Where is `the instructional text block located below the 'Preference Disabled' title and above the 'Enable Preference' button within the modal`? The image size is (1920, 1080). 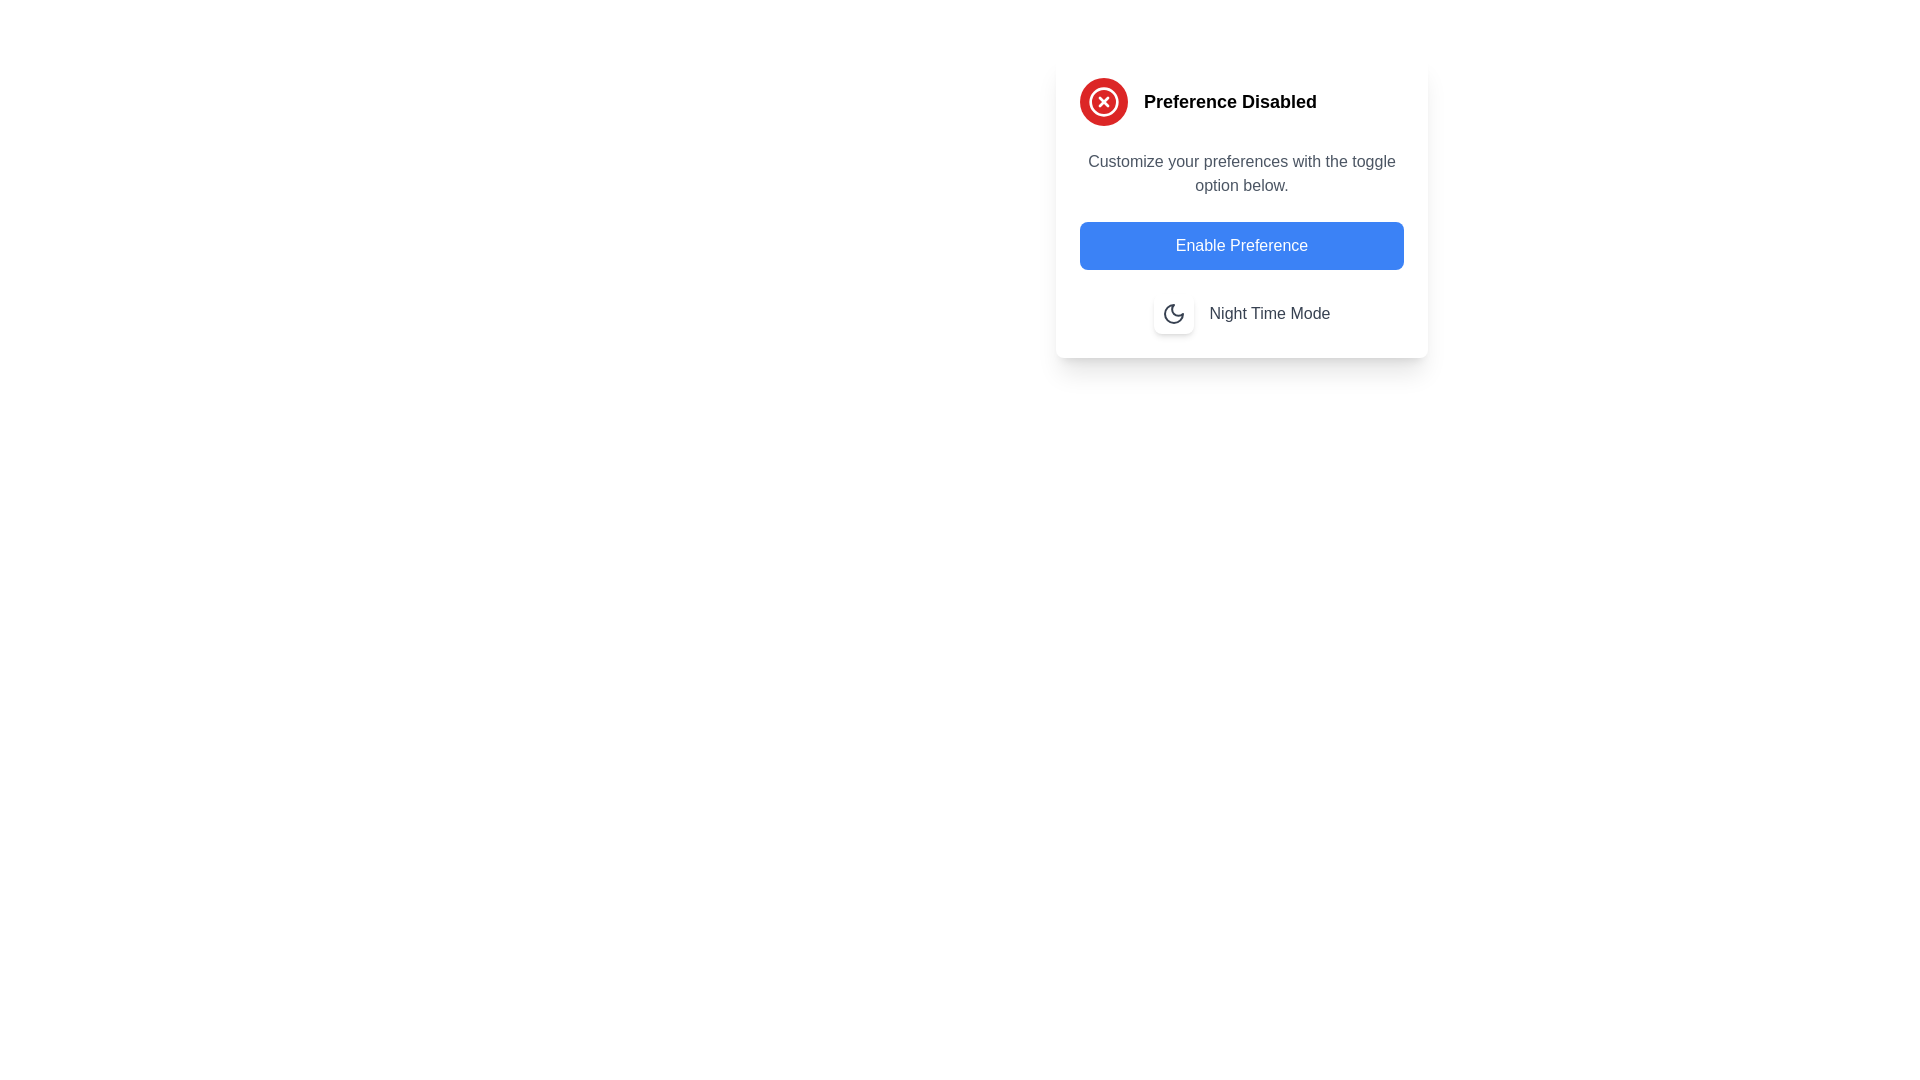
the instructional text block located below the 'Preference Disabled' title and above the 'Enable Preference' button within the modal is located at coordinates (1241, 172).